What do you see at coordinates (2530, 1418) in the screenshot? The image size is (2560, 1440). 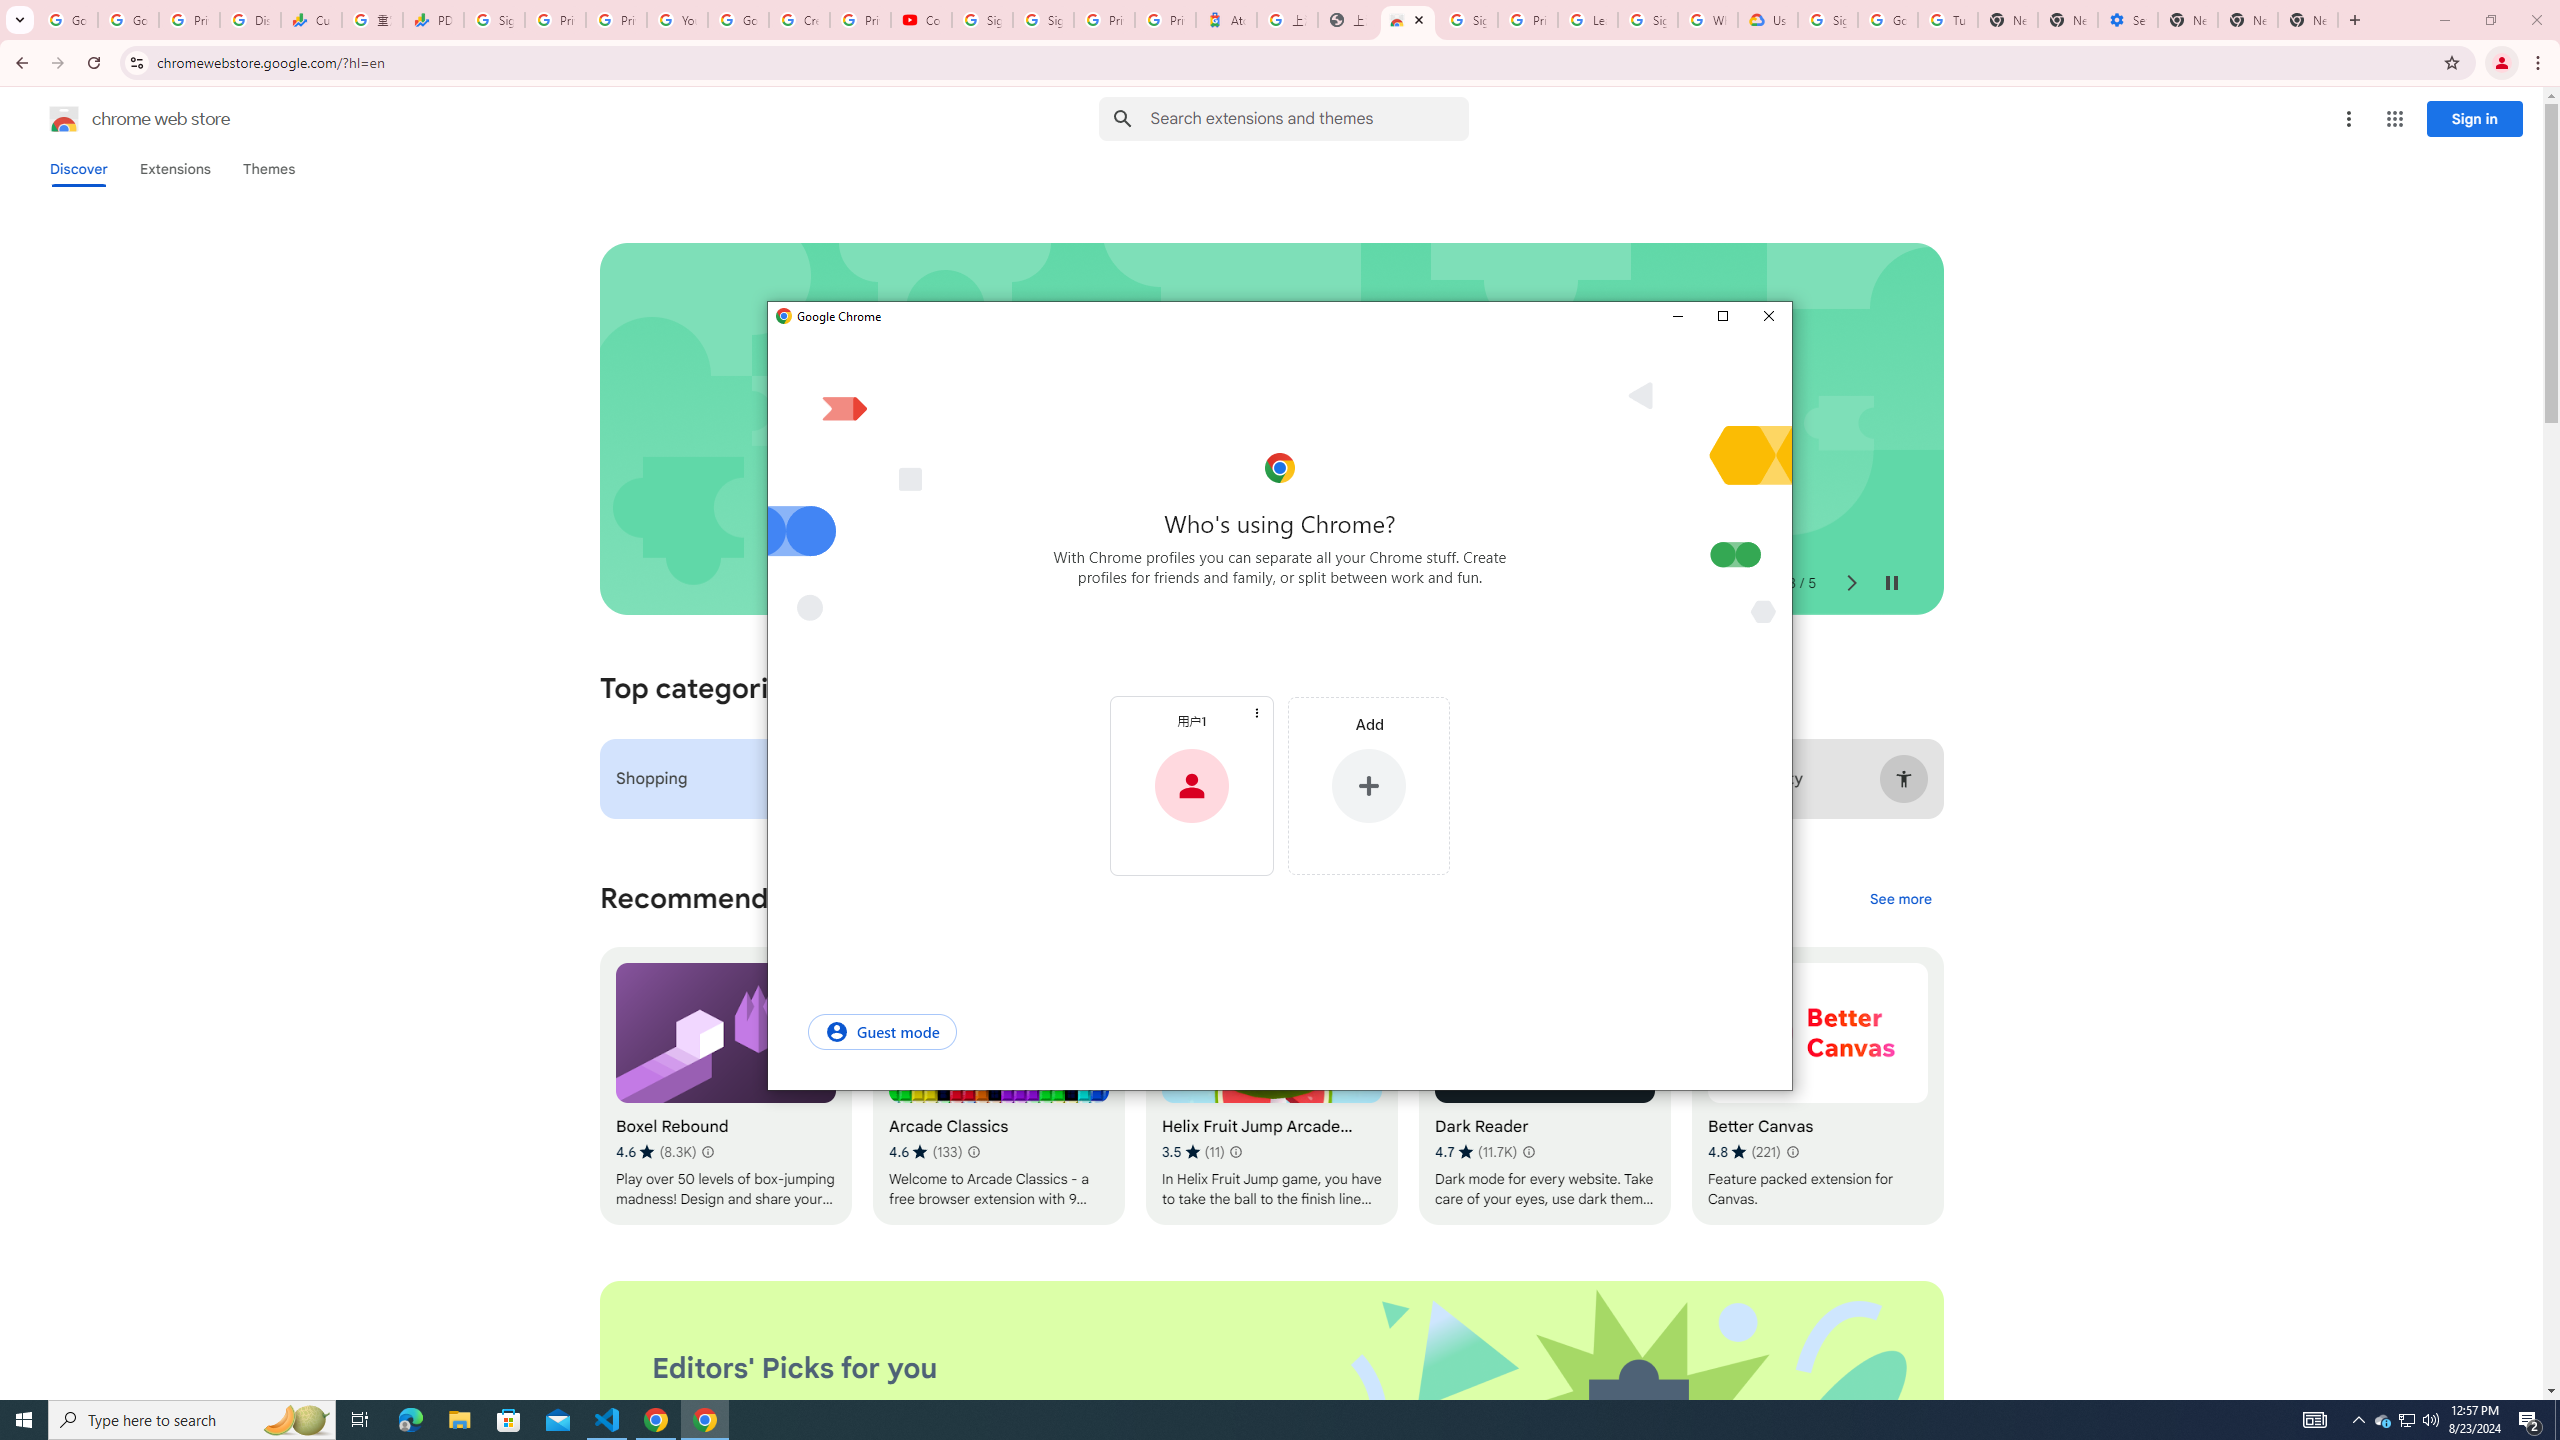 I see `'Action Center, 2 new notifications'` at bounding box center [2530, 1418].